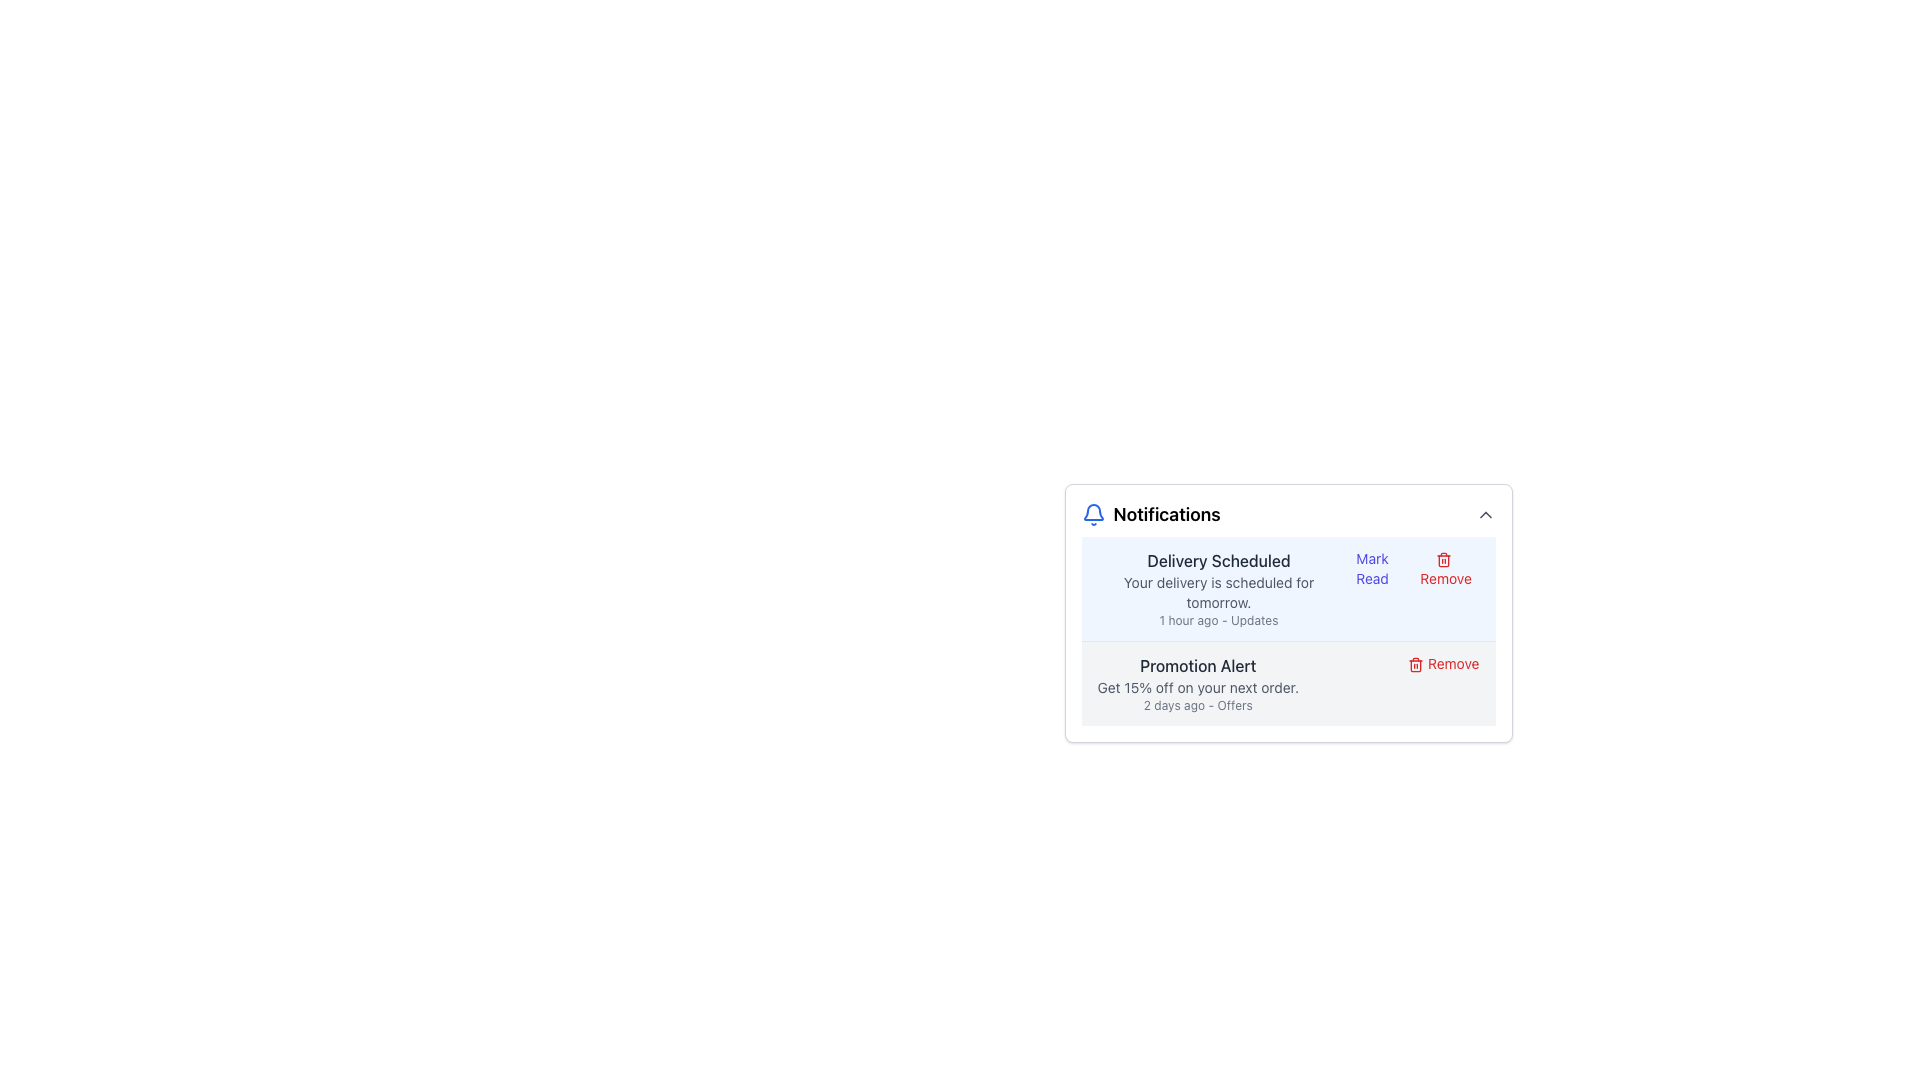  Describe the element at coordinates (1167, 514) in the screenshot. I see `the header text element located to the right of the blue bell icon in the notifications section` at that location.